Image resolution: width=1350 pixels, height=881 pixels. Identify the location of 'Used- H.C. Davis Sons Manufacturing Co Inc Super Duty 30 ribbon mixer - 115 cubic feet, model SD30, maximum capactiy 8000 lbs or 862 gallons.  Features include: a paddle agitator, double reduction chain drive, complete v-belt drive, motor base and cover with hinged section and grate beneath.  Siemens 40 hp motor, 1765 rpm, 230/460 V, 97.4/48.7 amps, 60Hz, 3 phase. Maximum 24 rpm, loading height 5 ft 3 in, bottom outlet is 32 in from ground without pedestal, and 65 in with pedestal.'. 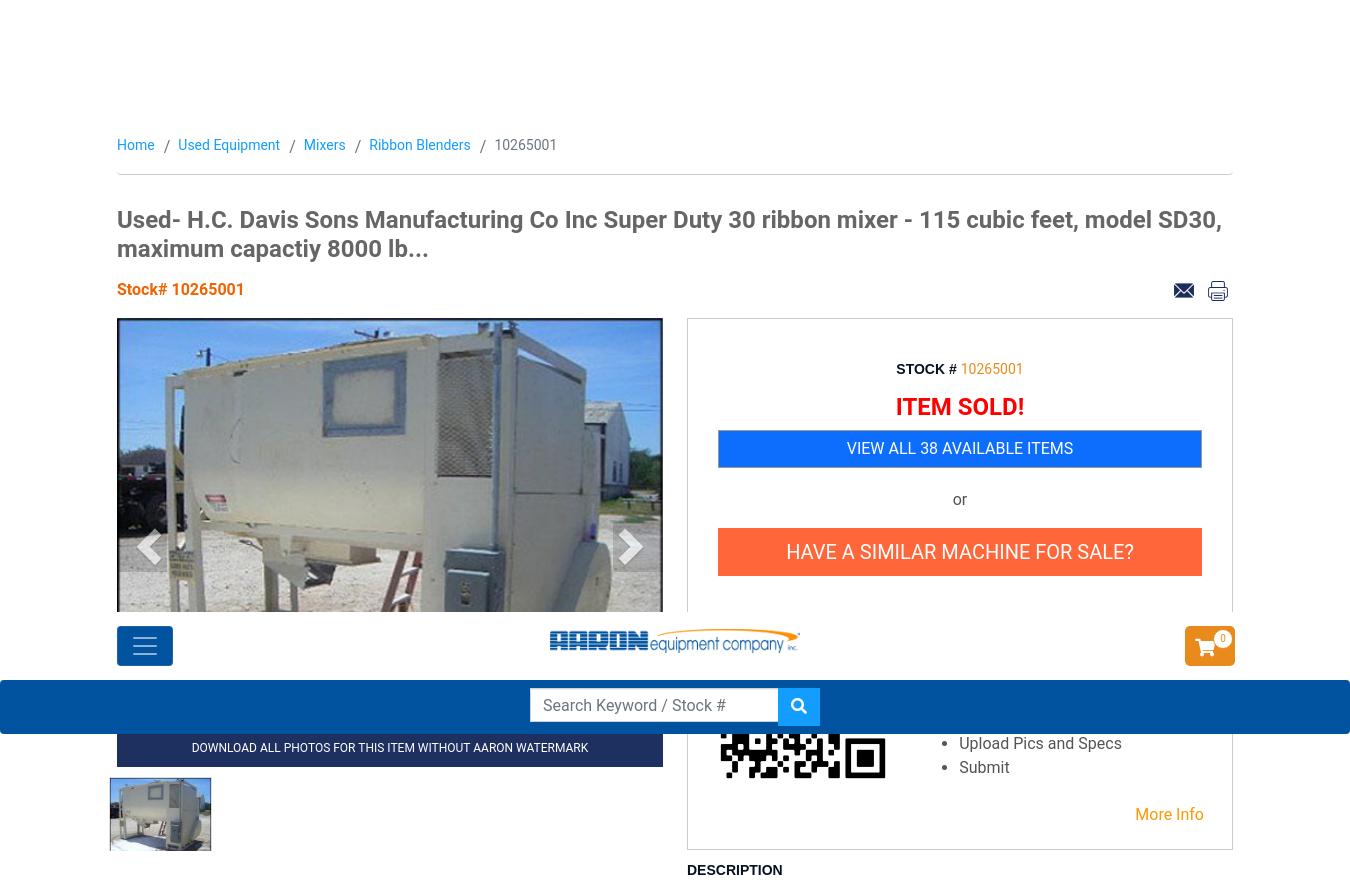
(956, 359).